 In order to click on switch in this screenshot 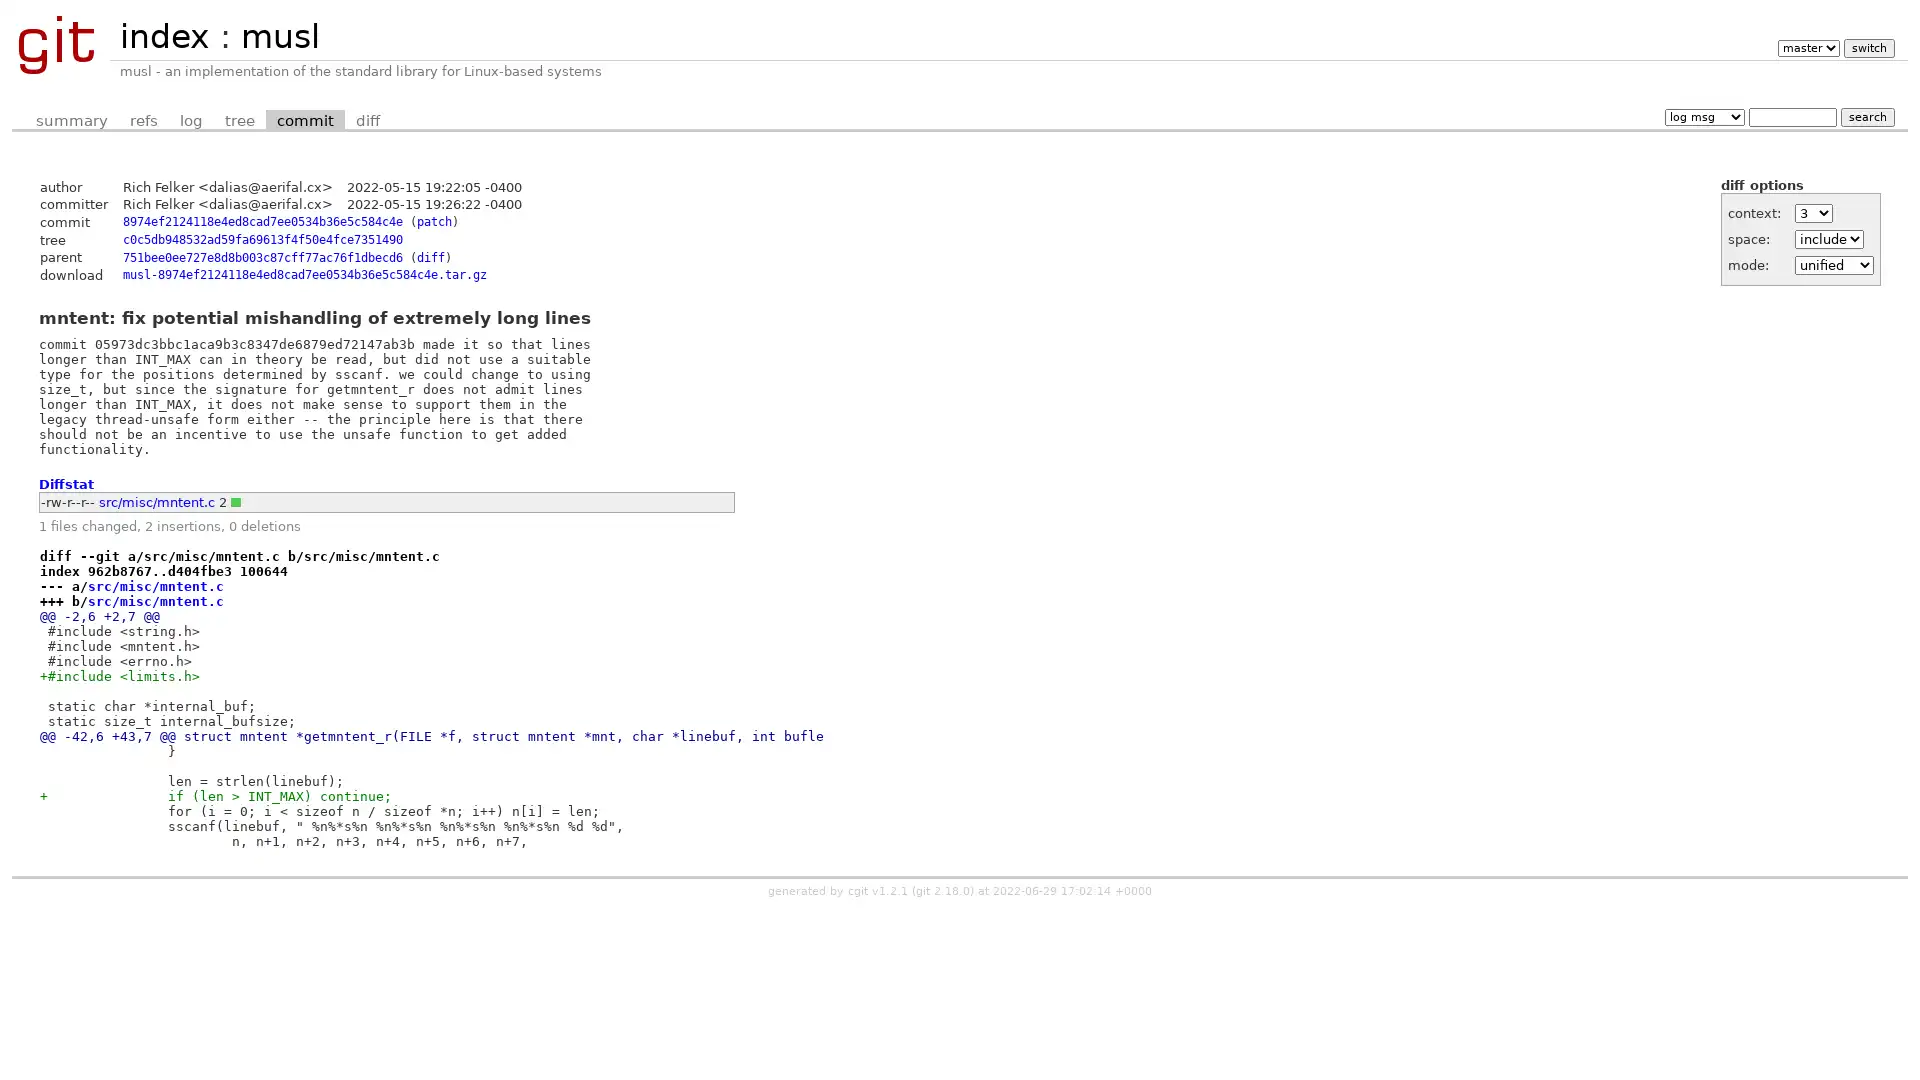, I will do `click(1867, 47)`.